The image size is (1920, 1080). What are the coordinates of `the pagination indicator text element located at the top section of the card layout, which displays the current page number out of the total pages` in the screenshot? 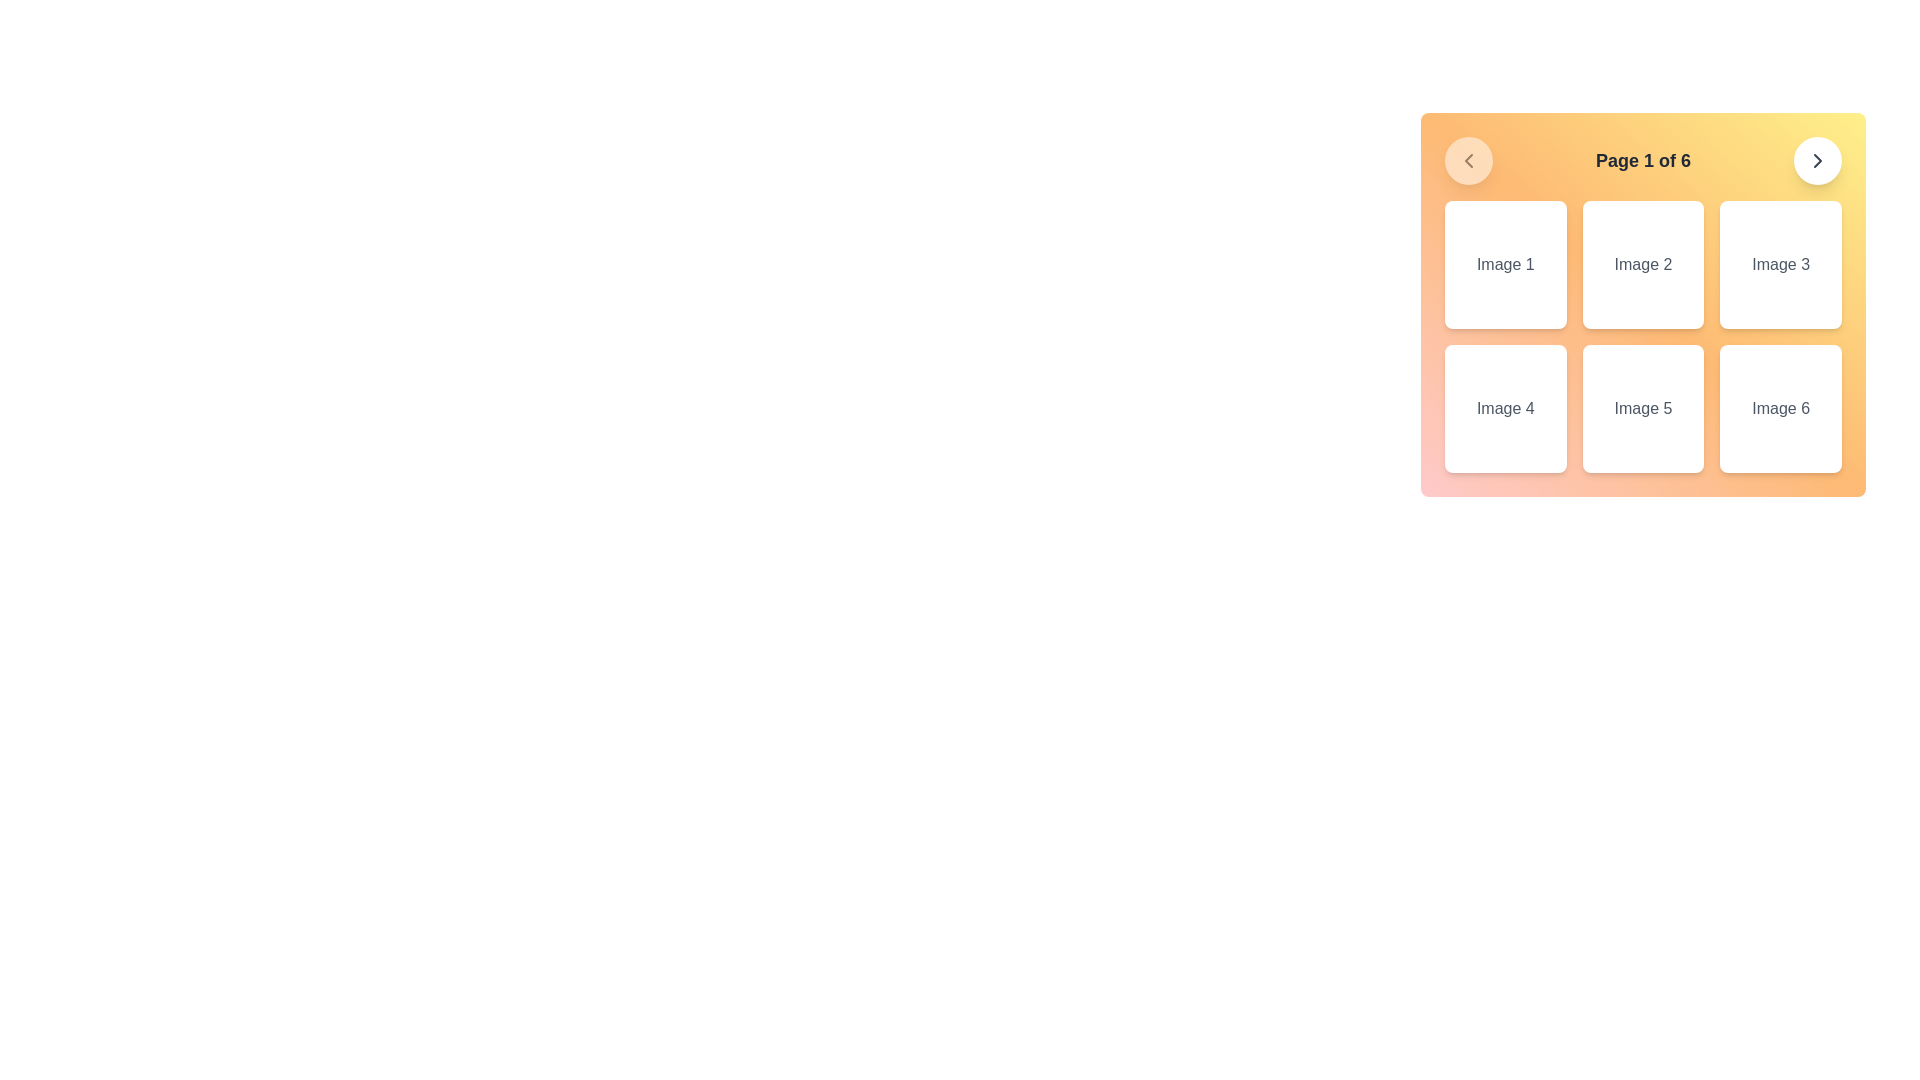 It's located at (1643, 160).